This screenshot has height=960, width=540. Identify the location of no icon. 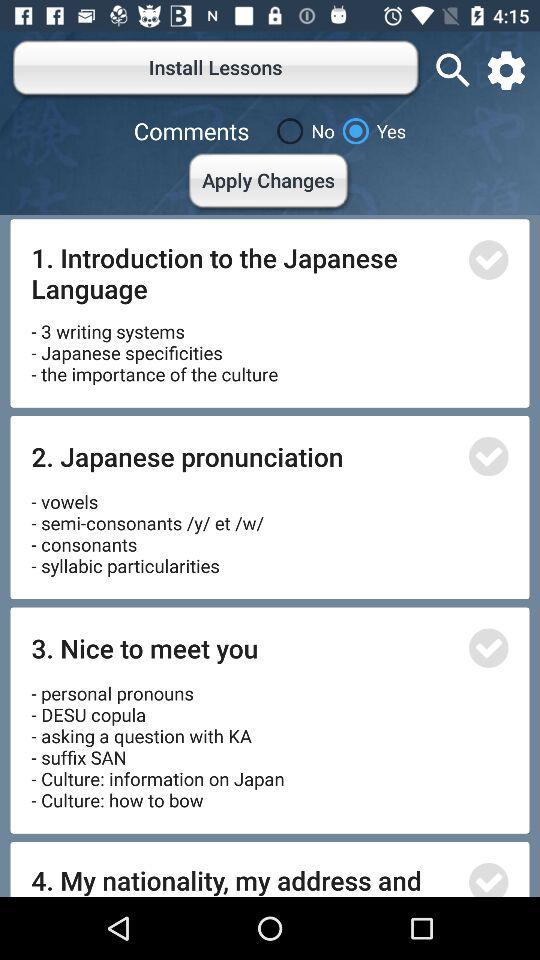
(301, 130).